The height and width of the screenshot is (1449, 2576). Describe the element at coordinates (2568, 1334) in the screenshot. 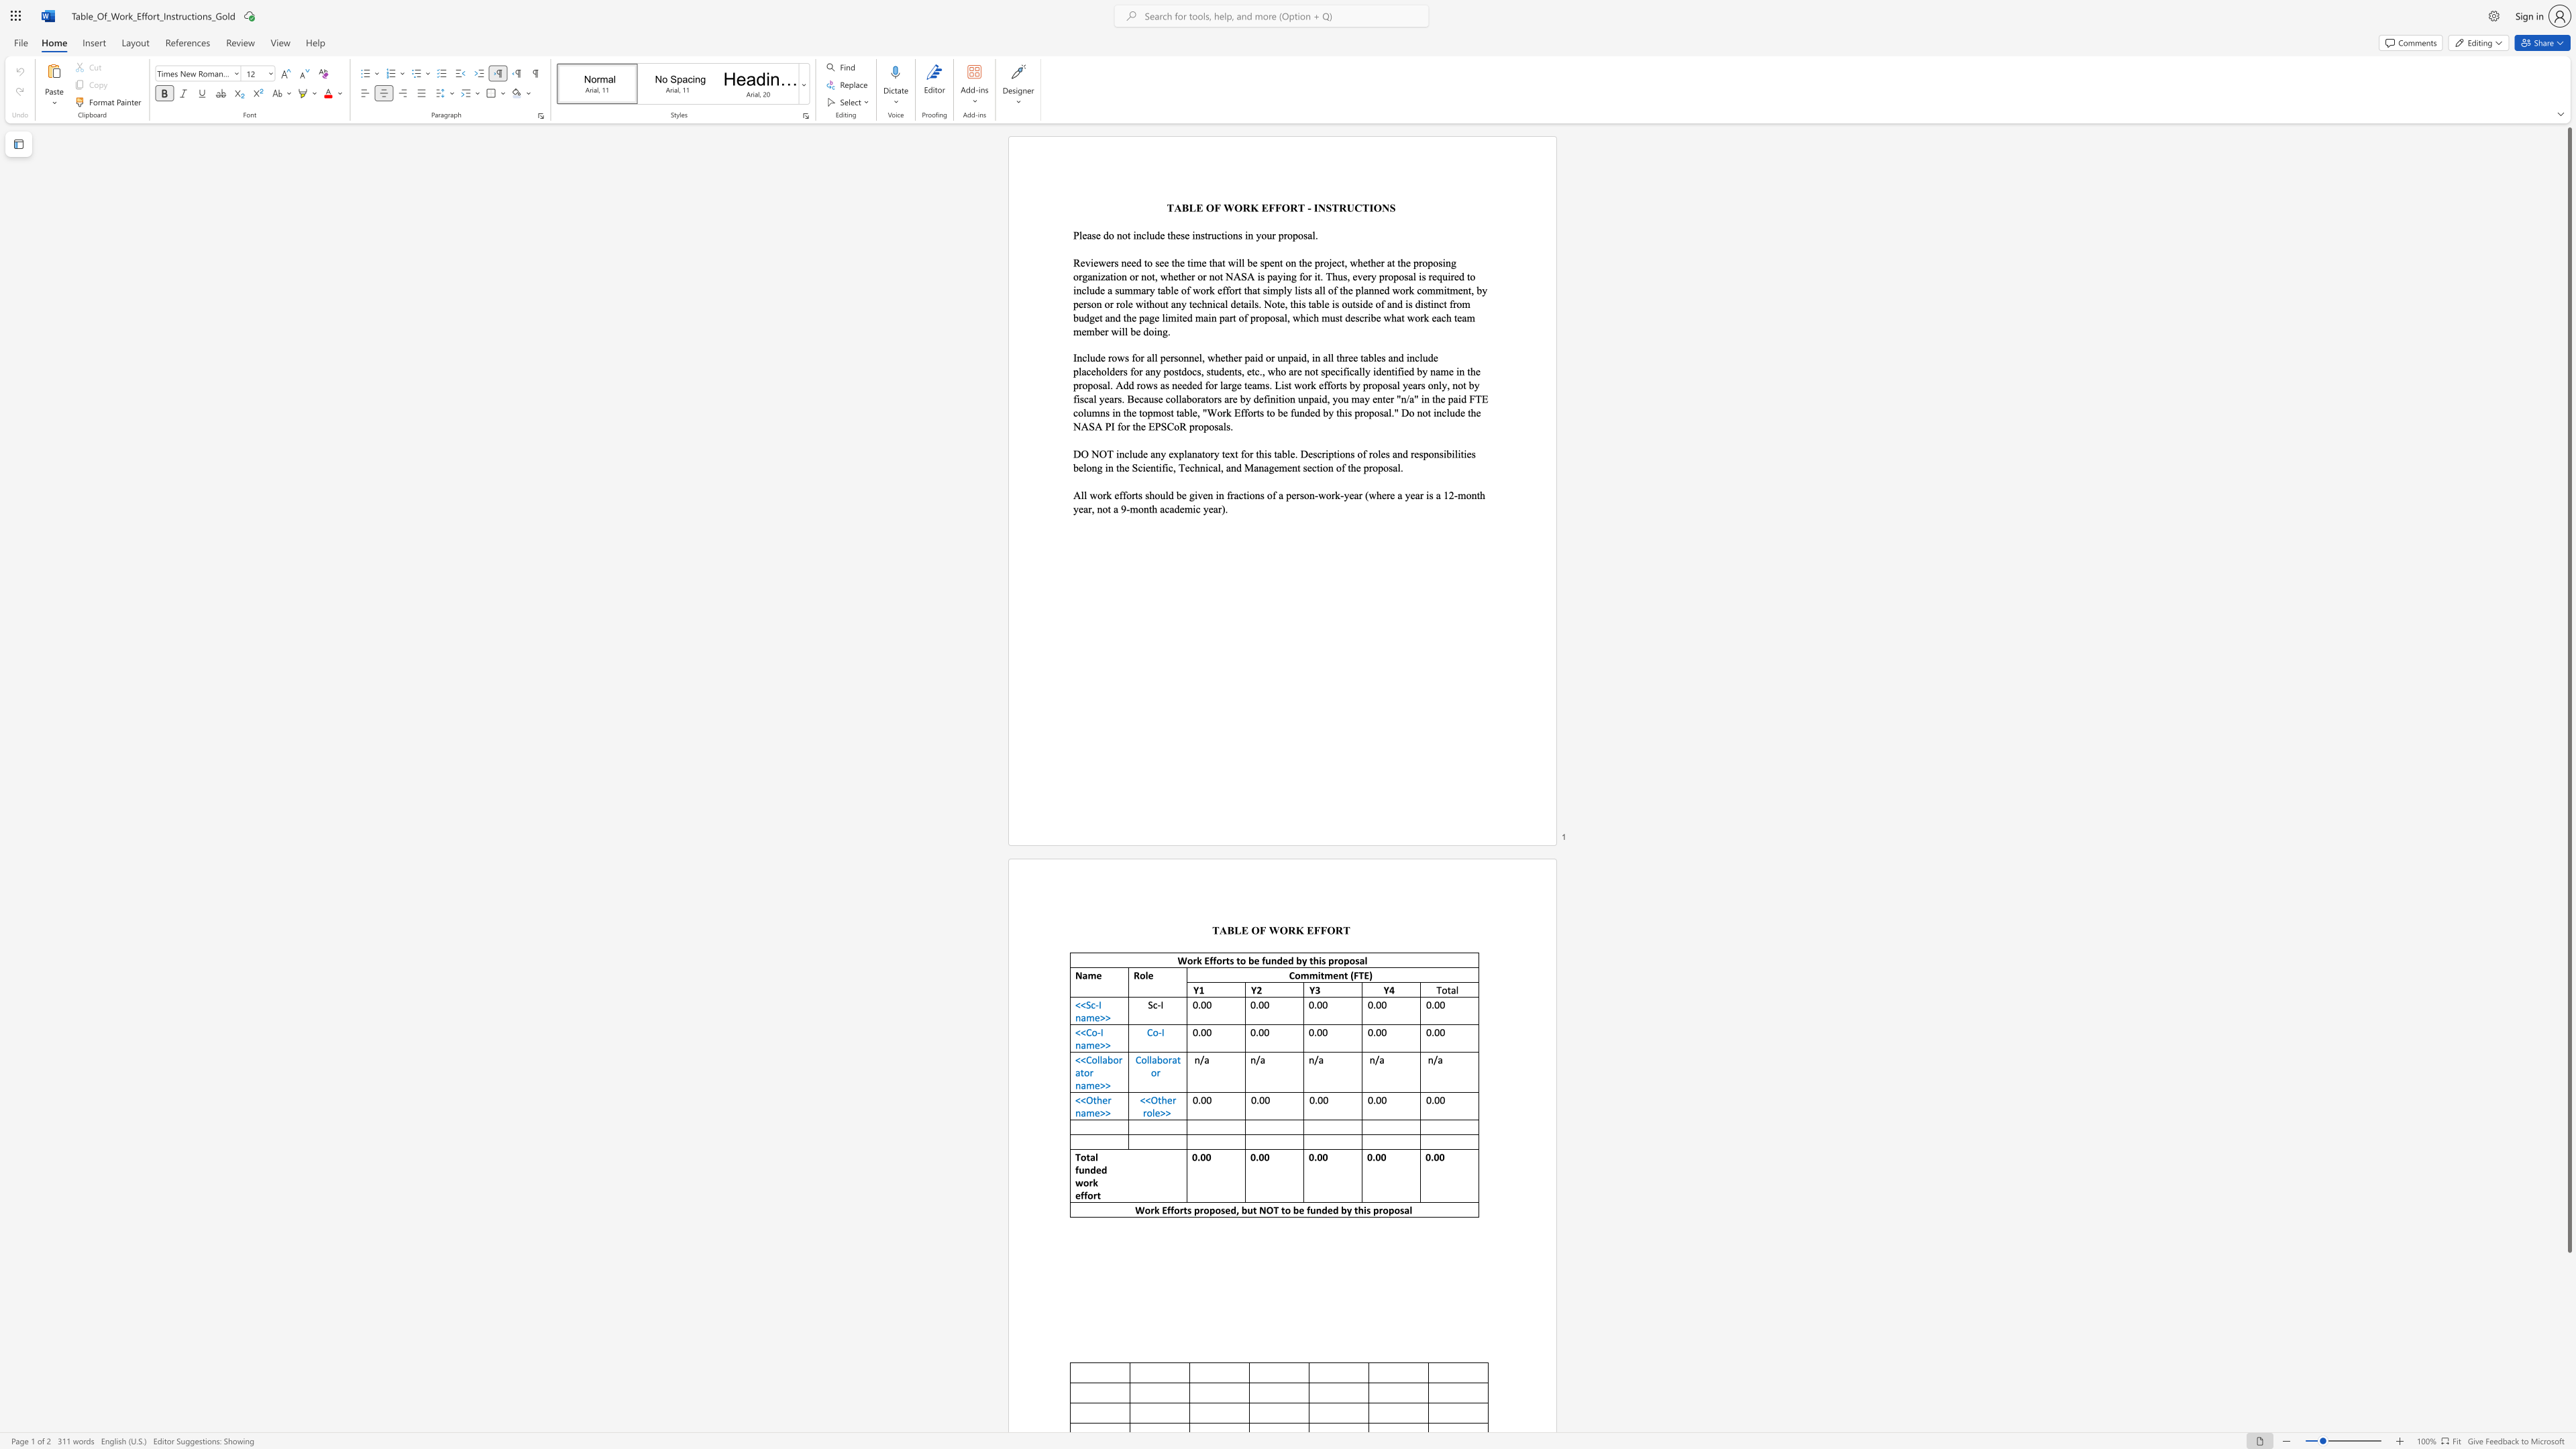

I see `the scrollbar on the side` at that location.